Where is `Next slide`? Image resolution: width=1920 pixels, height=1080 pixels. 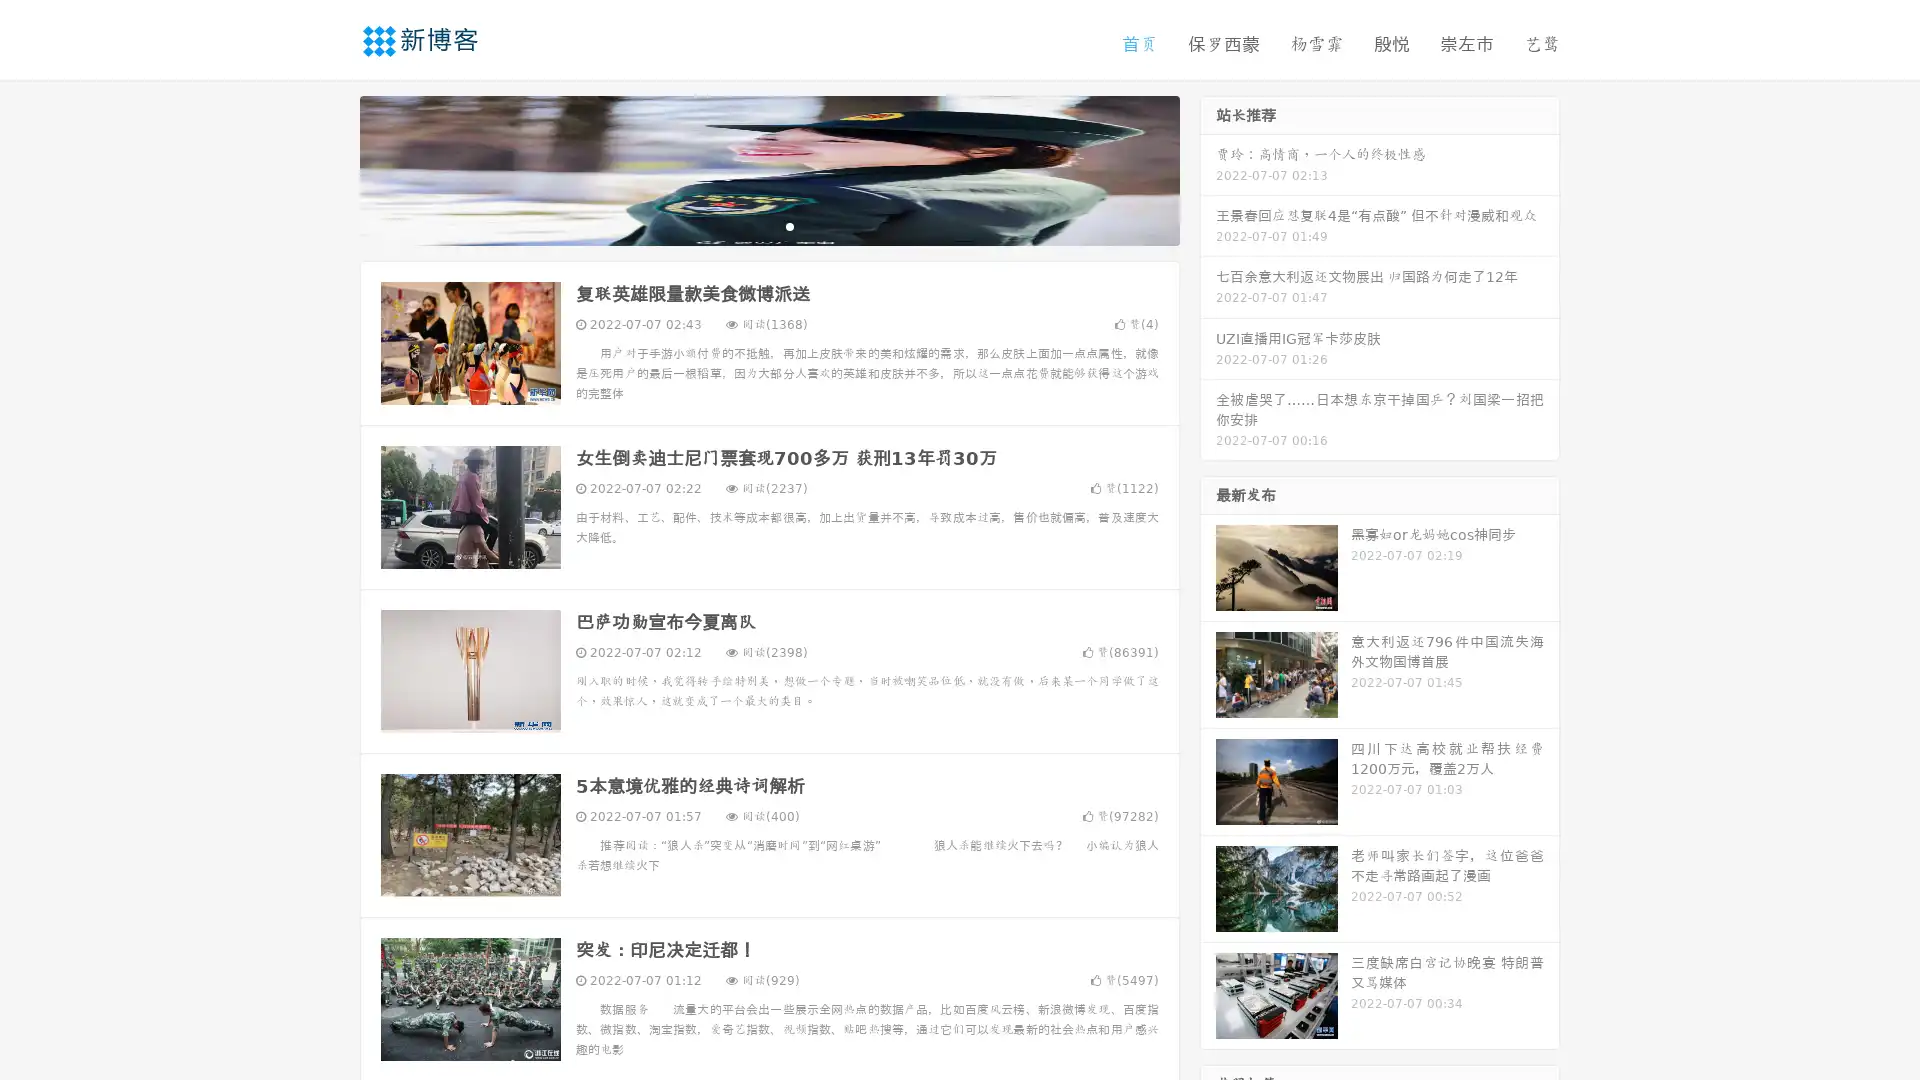 Next slide is located at coordinates (1208, 168).